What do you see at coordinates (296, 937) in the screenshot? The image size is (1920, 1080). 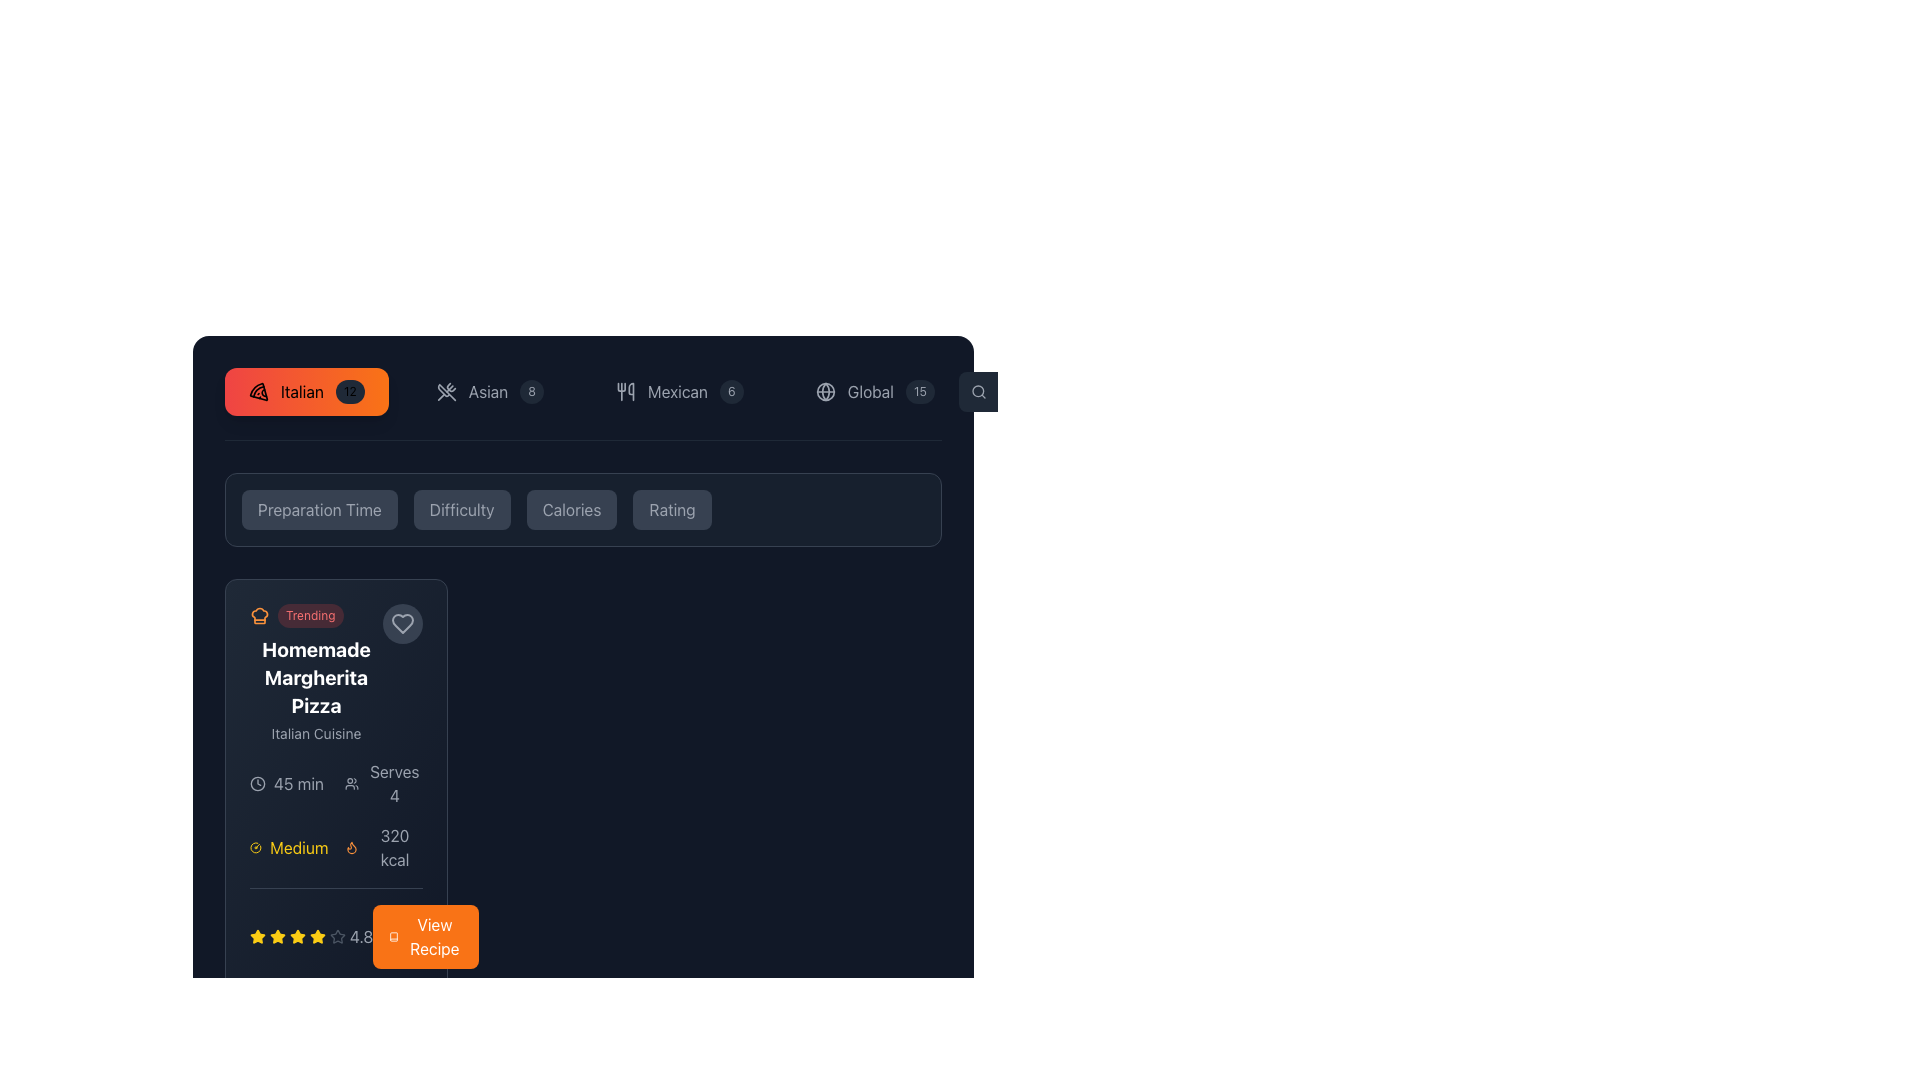 I see `the fourth yellow star icon representing a filled rating star, located below 'Homemade Margherita Pizza' and above the 'View Recipe' button` at bounding box center [296, 937].